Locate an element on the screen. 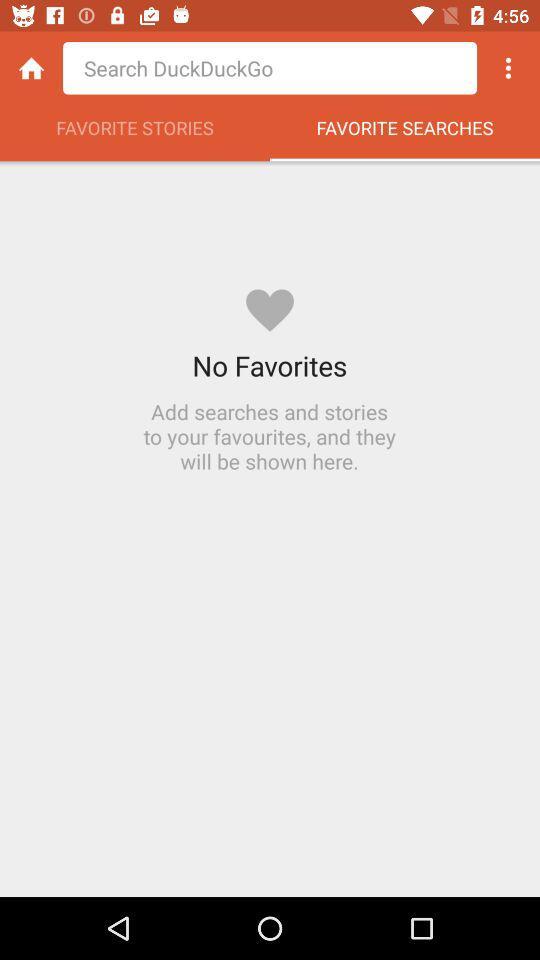 This screenshot has width=540, height=960. the icon above favorite stories item is located at coordinates (30, 68).